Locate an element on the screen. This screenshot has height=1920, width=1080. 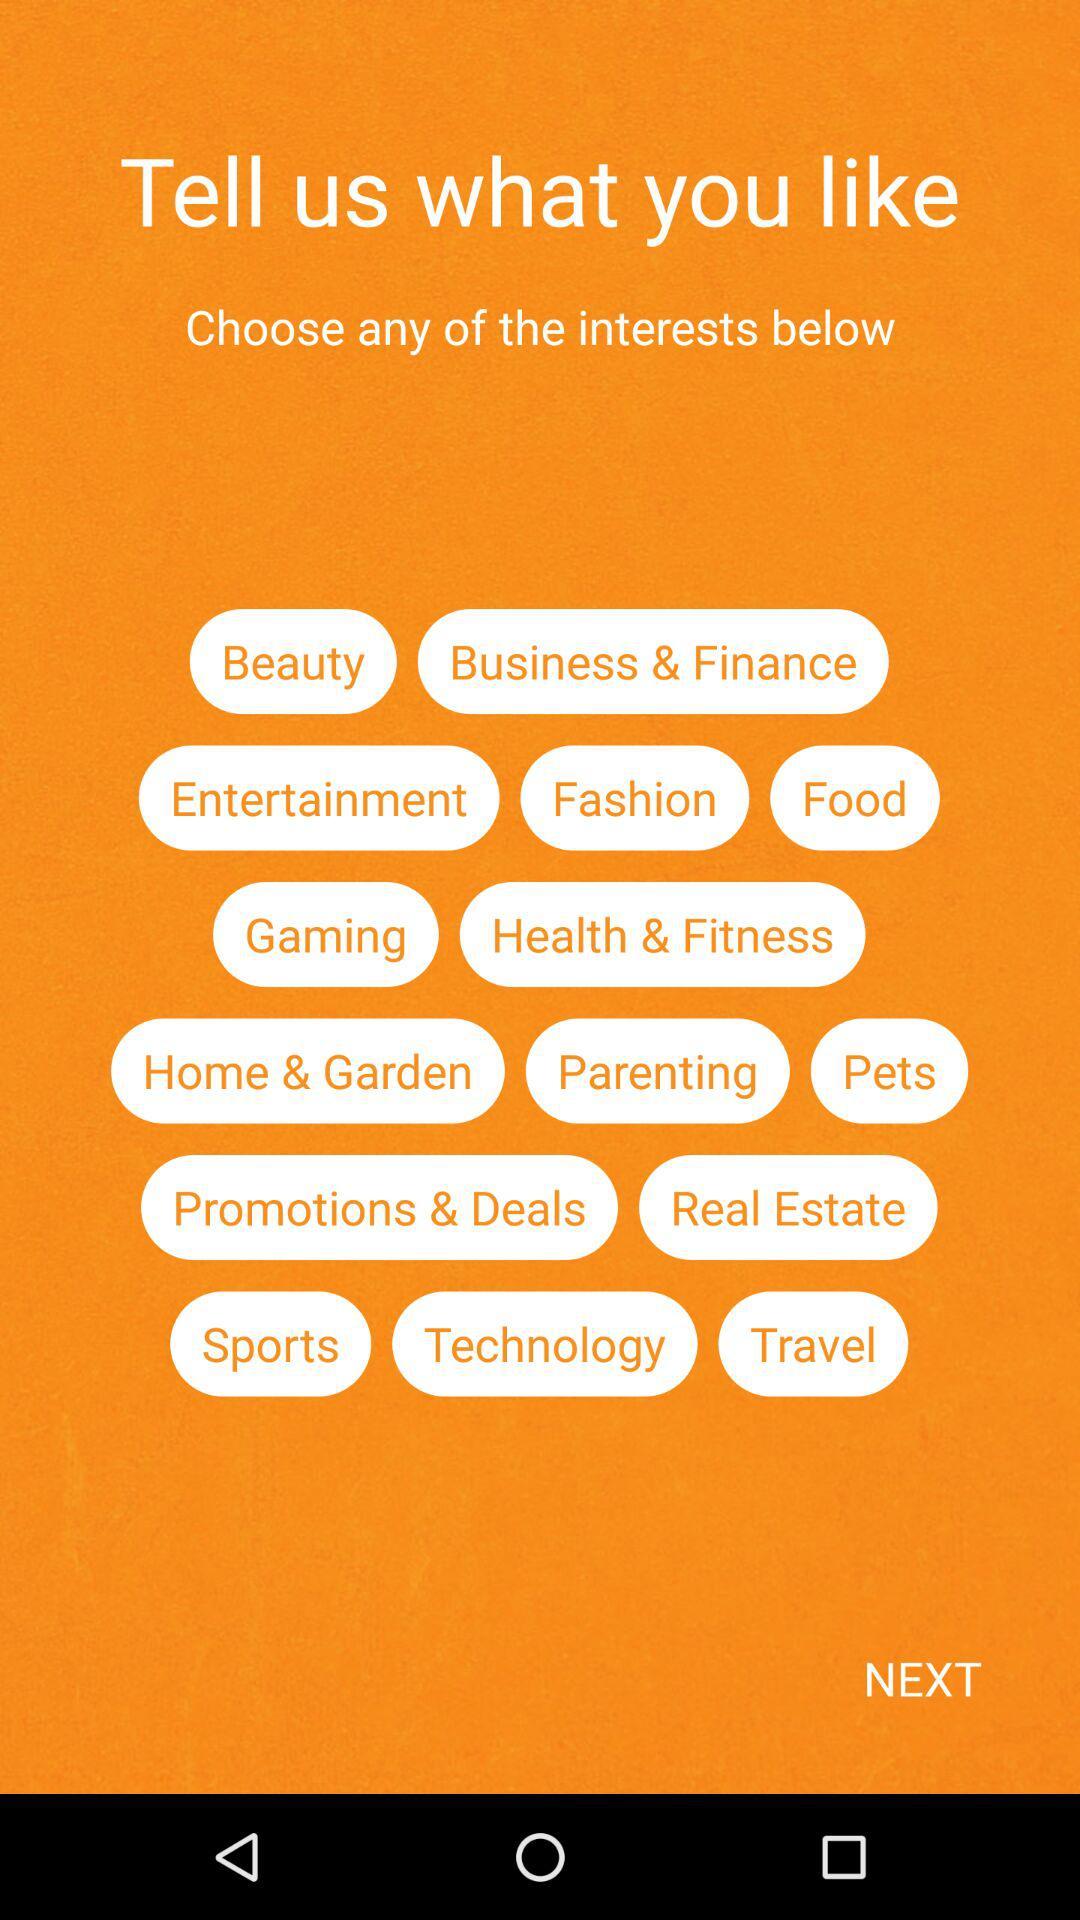
item next to the travel item is located at coordinates (544, 1344).